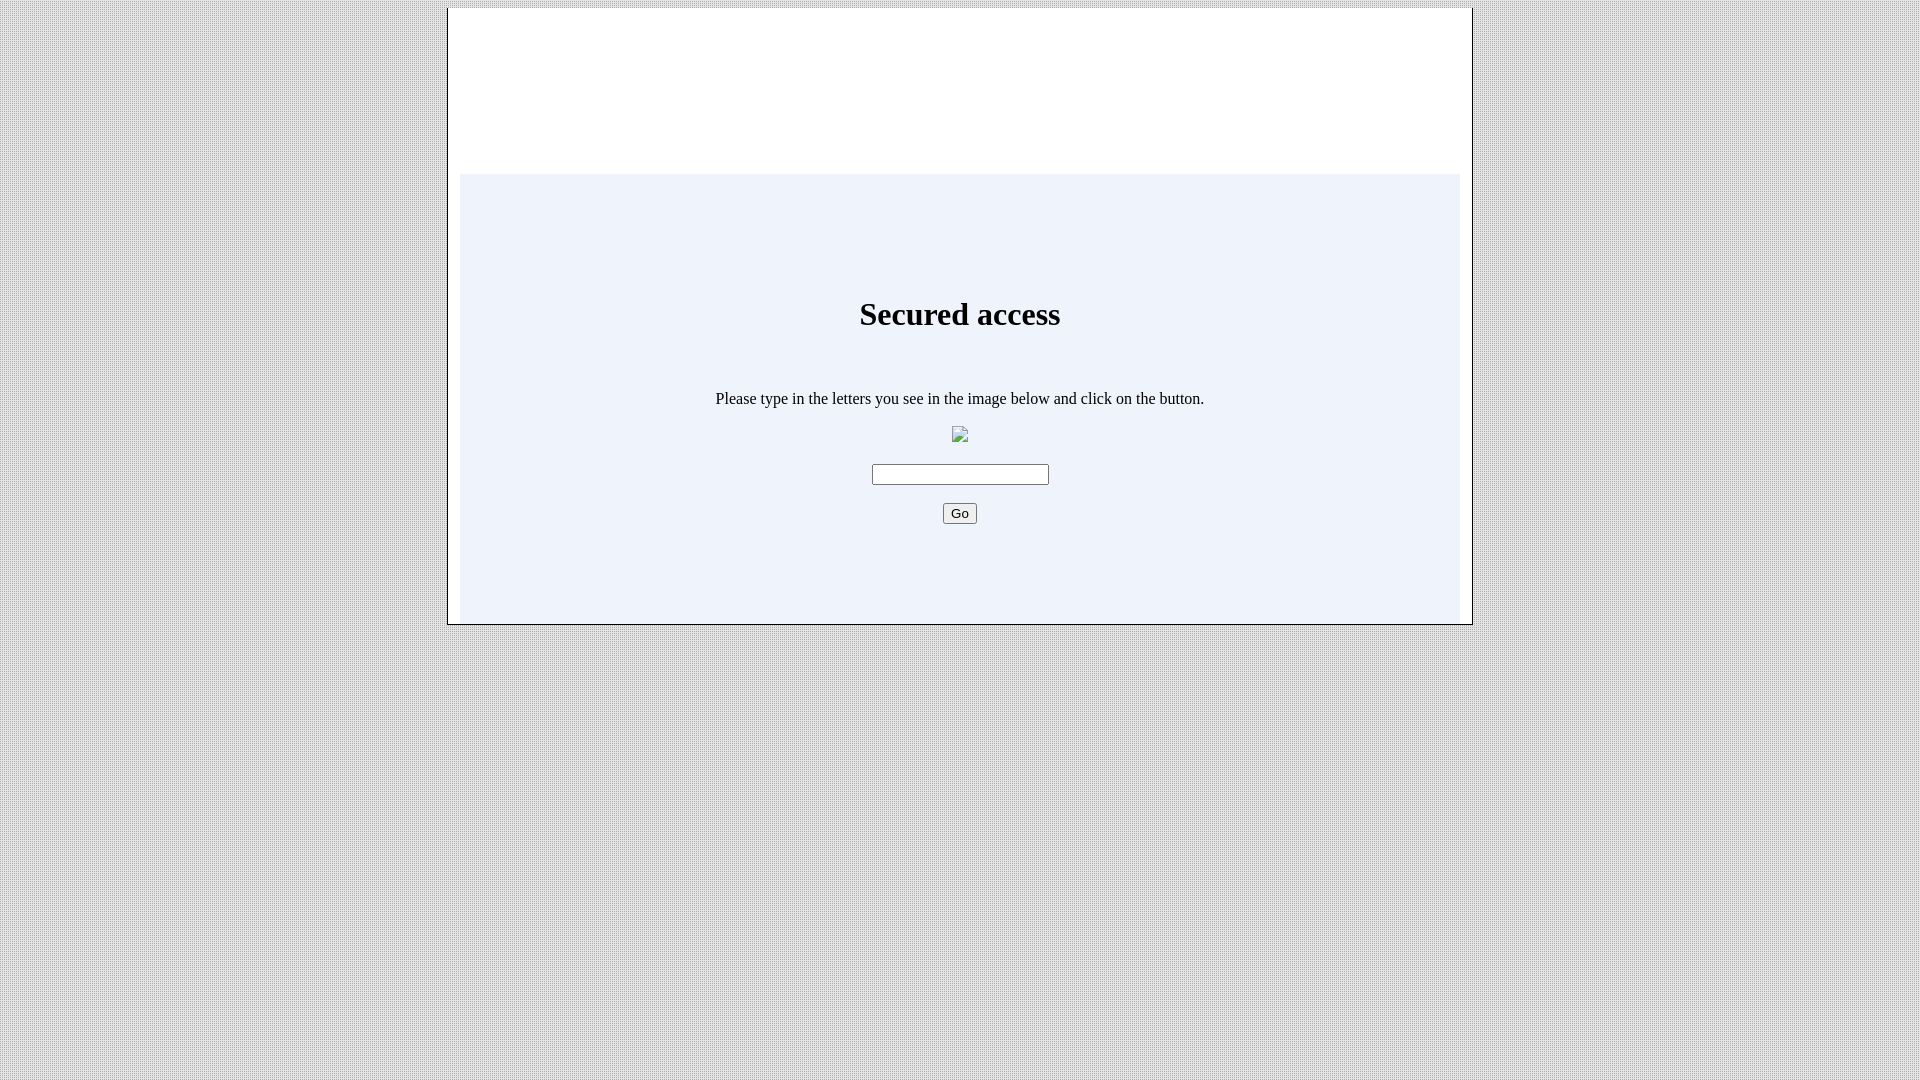  What do you see at coordinates (941, 512) in the screenshot?
I see `'Go'` at bounding box center [941, 512].